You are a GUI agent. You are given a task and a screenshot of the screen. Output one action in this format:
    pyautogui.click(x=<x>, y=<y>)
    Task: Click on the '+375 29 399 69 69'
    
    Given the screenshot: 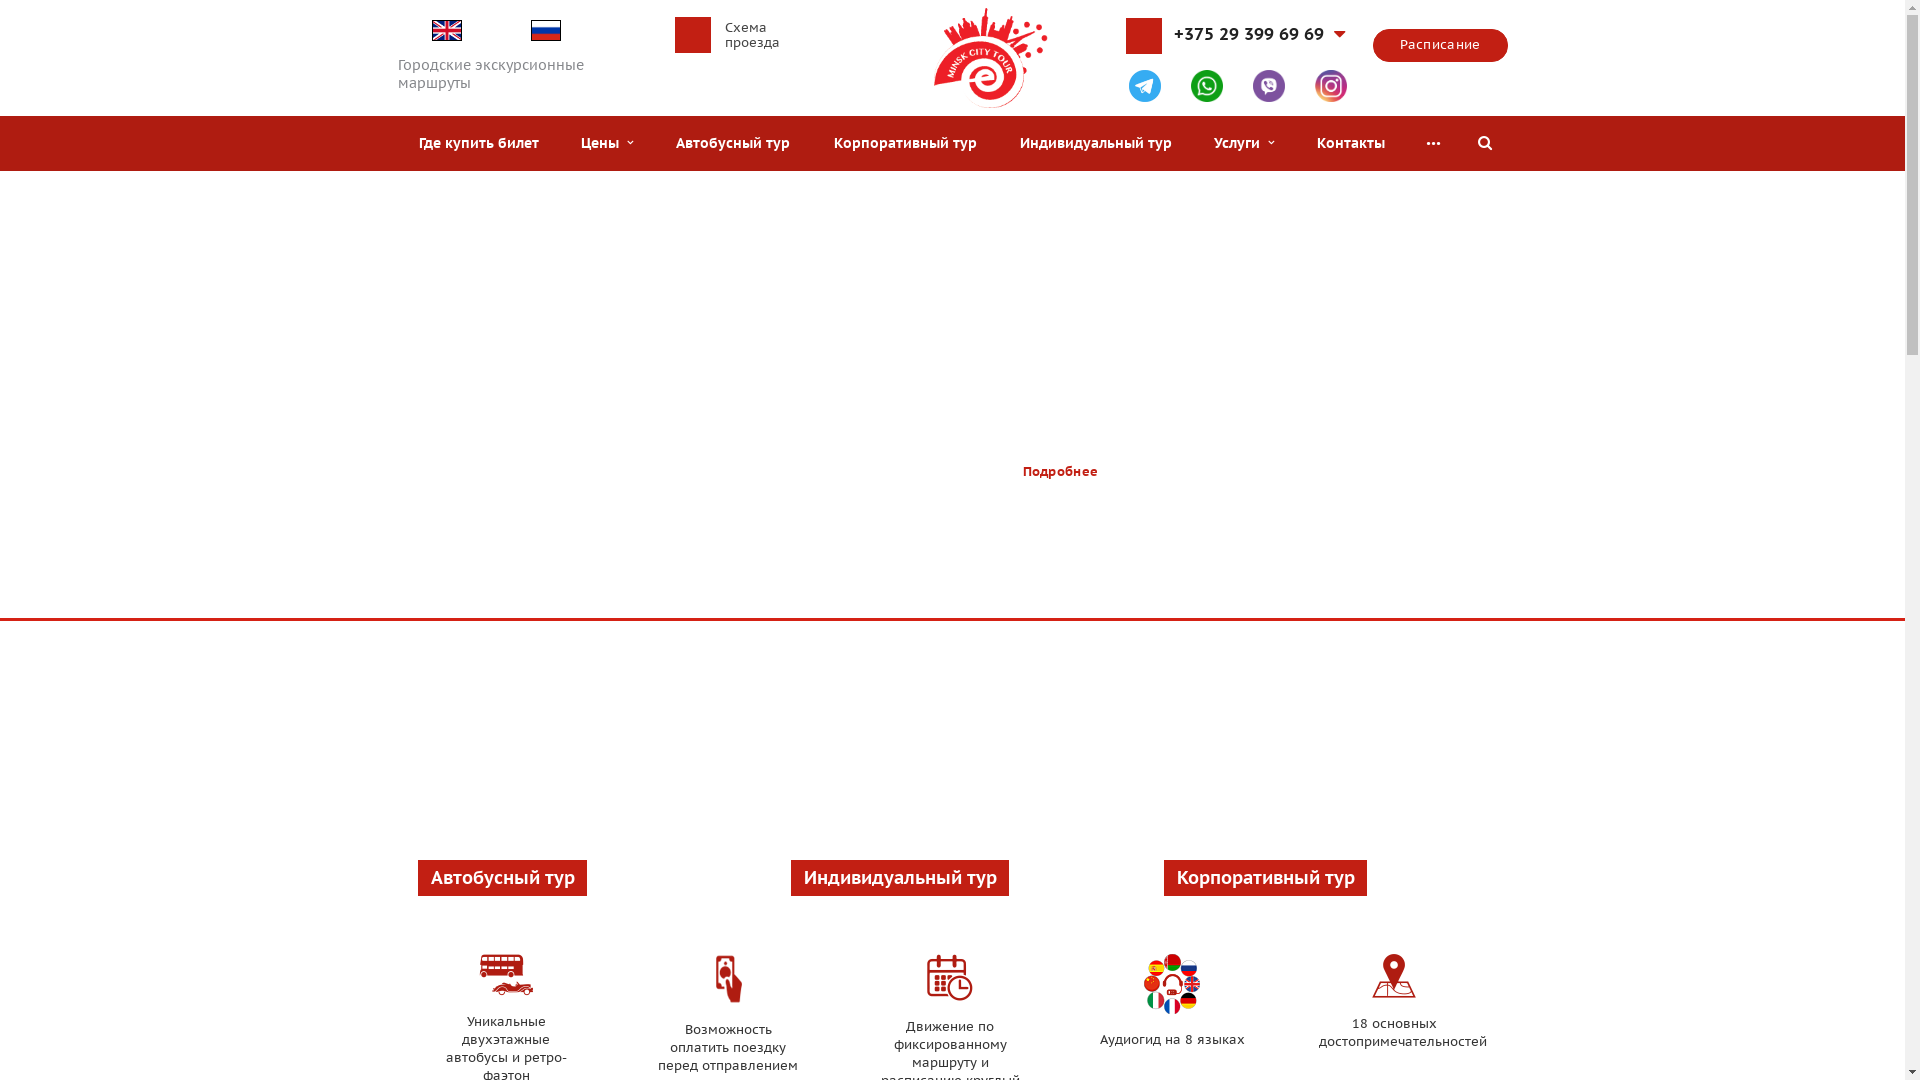 What is the action you would take?
    pyautogui.click(x=1258, y=41)
    